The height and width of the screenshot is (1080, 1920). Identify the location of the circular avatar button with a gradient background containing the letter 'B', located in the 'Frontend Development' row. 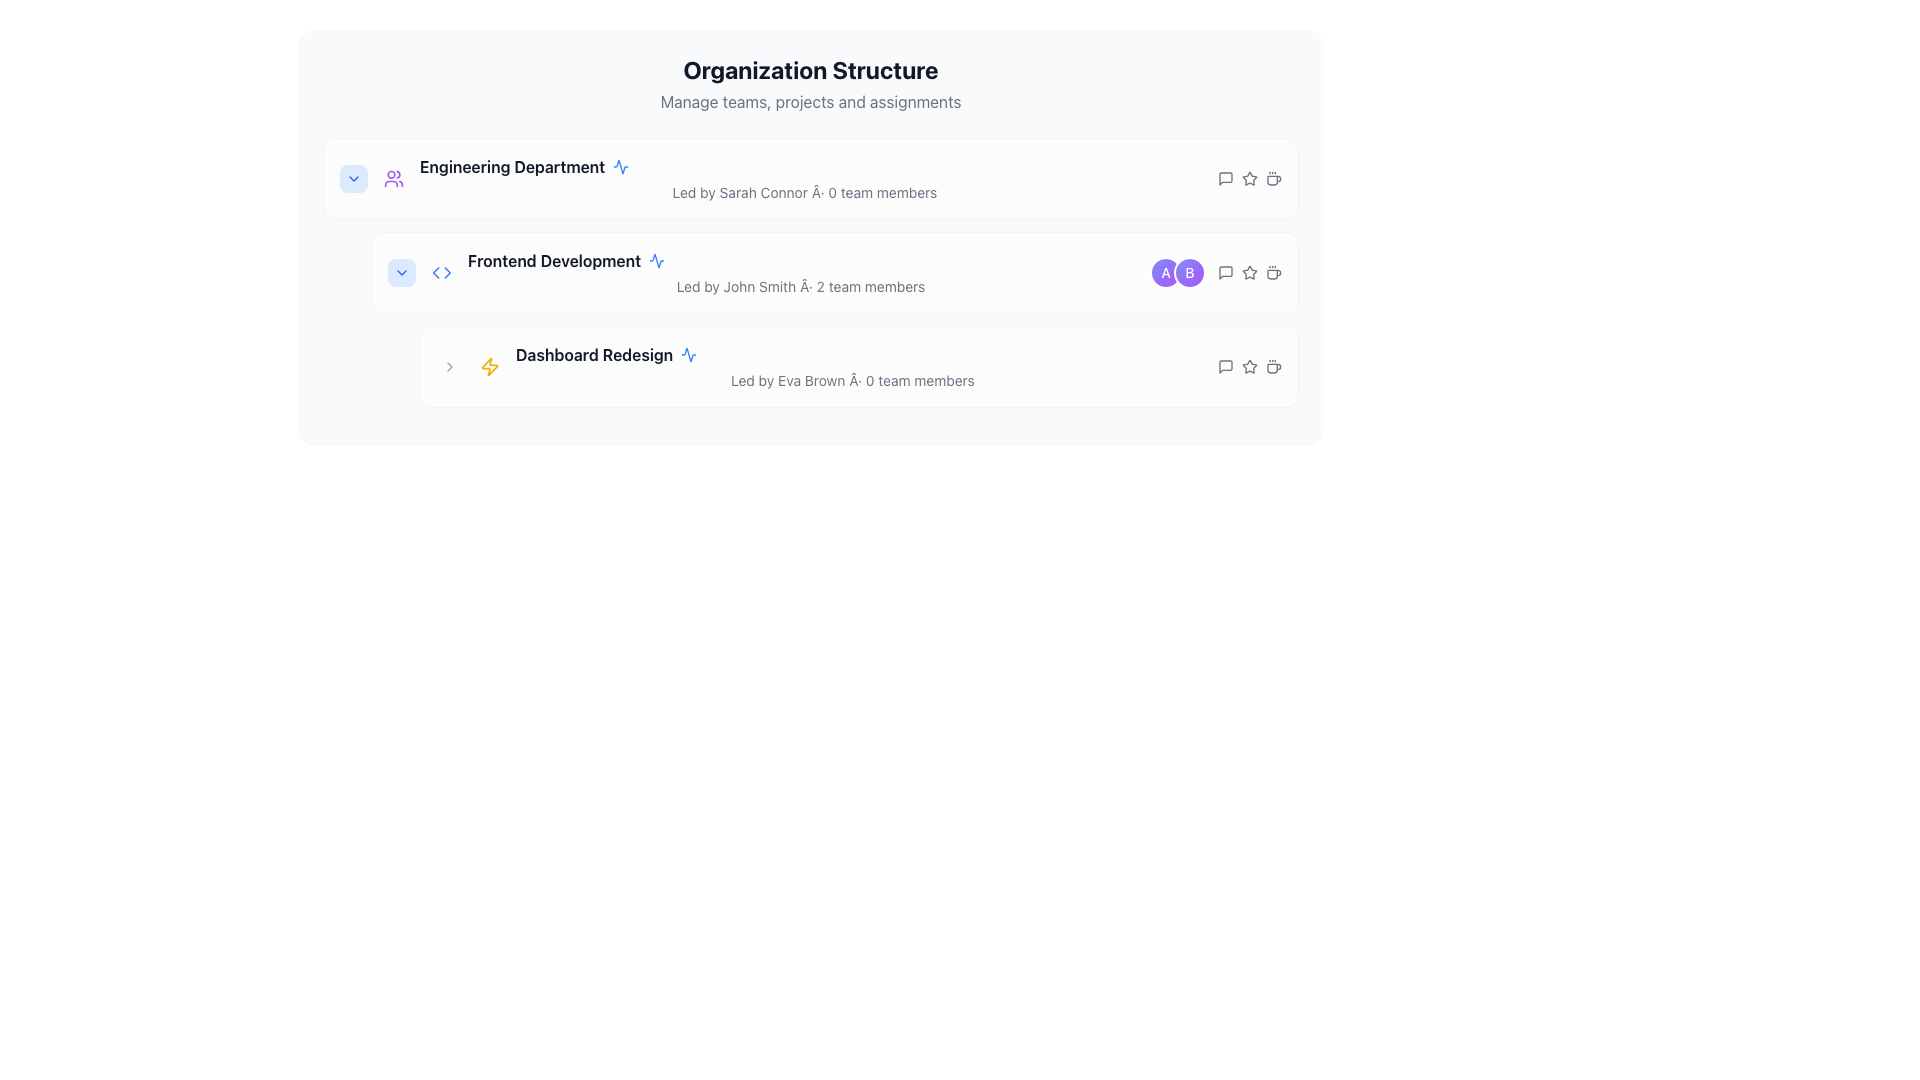
(1190, 273).